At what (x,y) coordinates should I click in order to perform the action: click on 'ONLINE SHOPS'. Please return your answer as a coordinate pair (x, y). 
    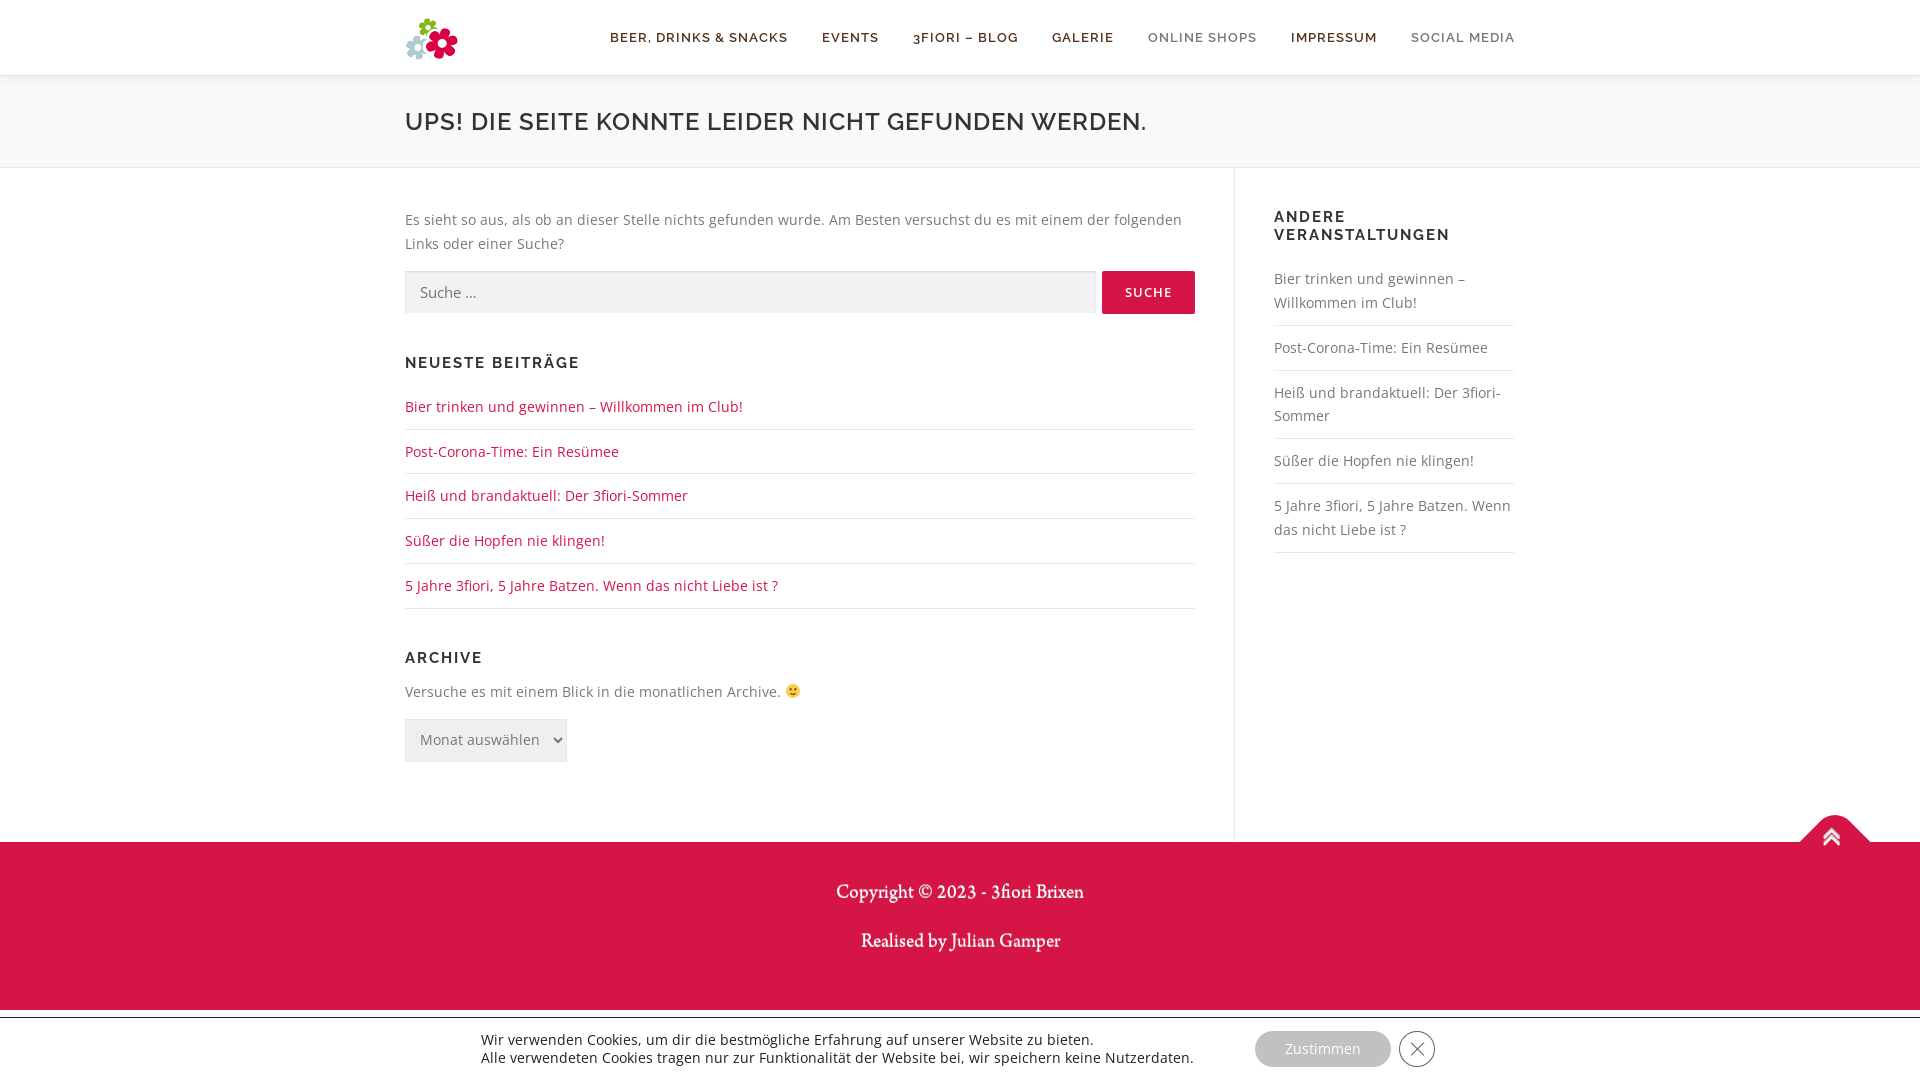
    Looking at the image, I should click on (1201, 37).